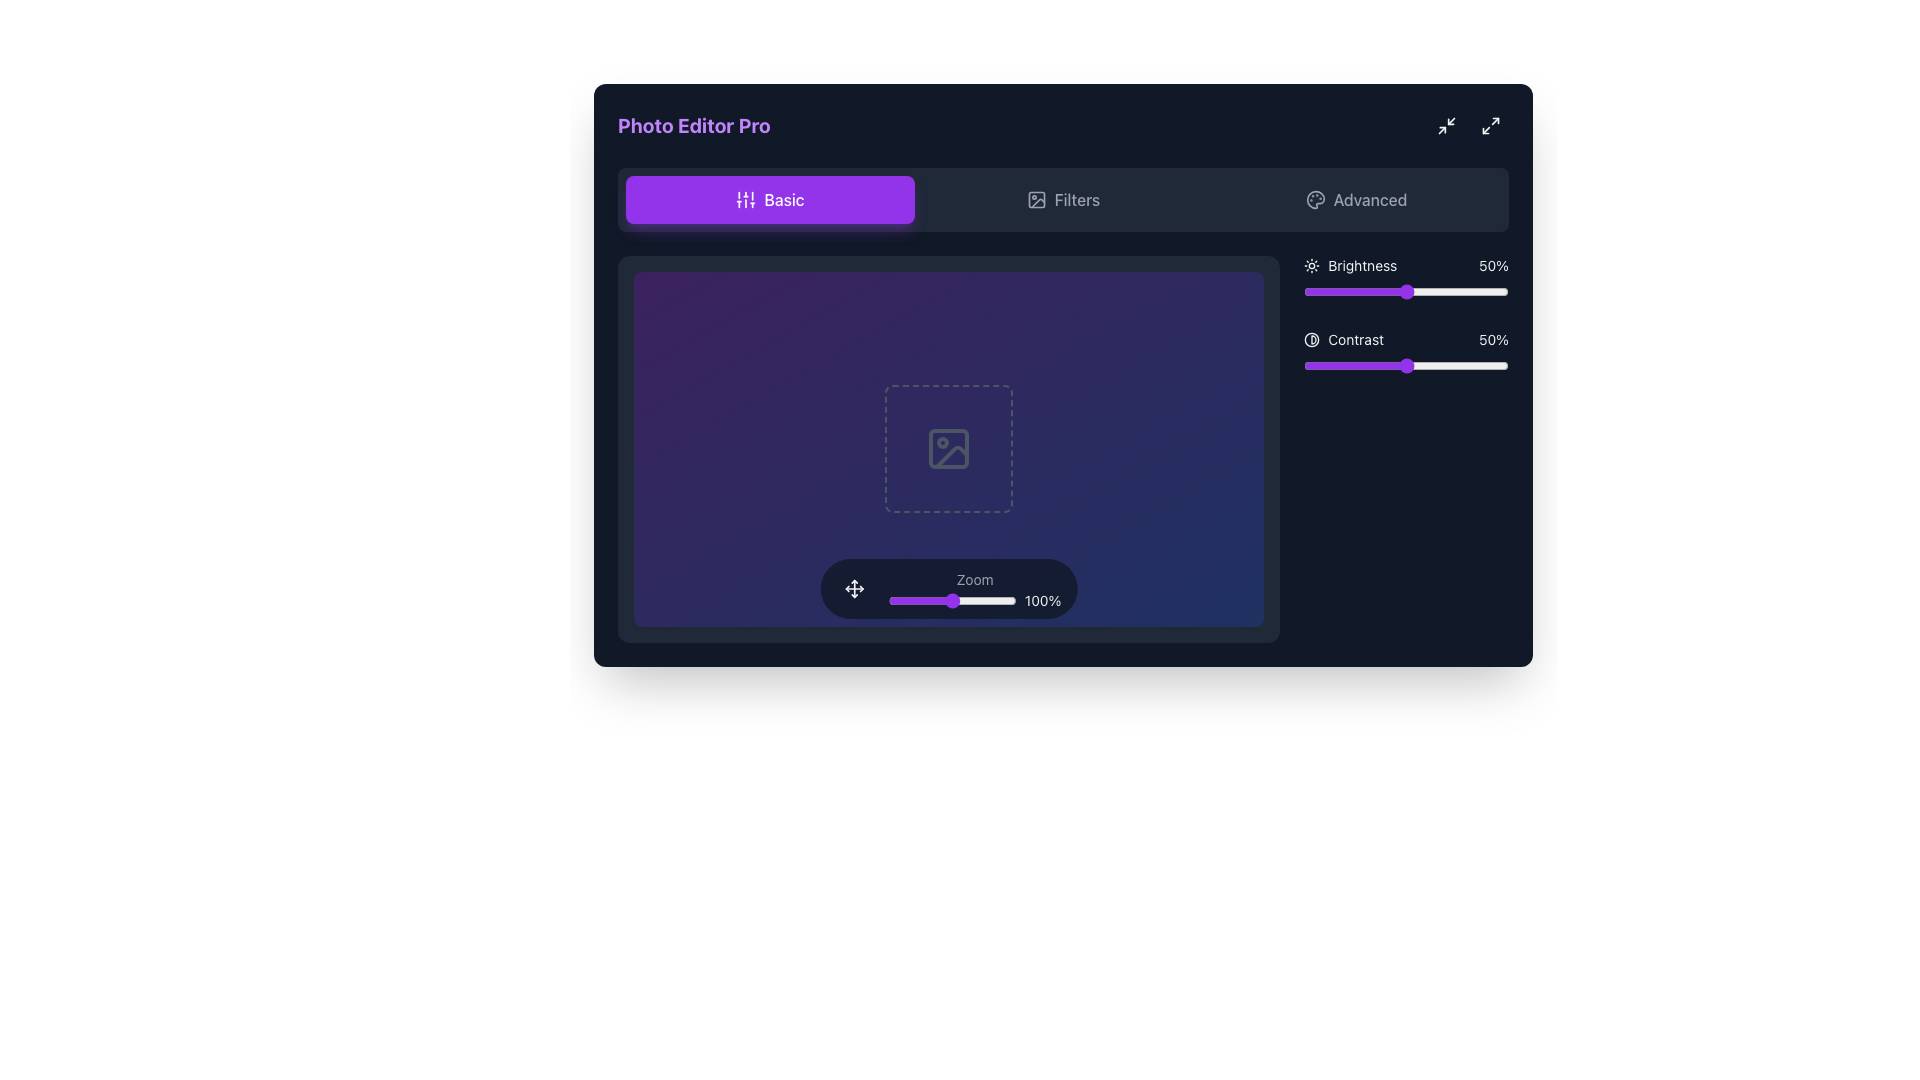  What do you see at coordinates (908, 599) in the screenshot?
I see `the zoom level` at bounding box center [908, 599].